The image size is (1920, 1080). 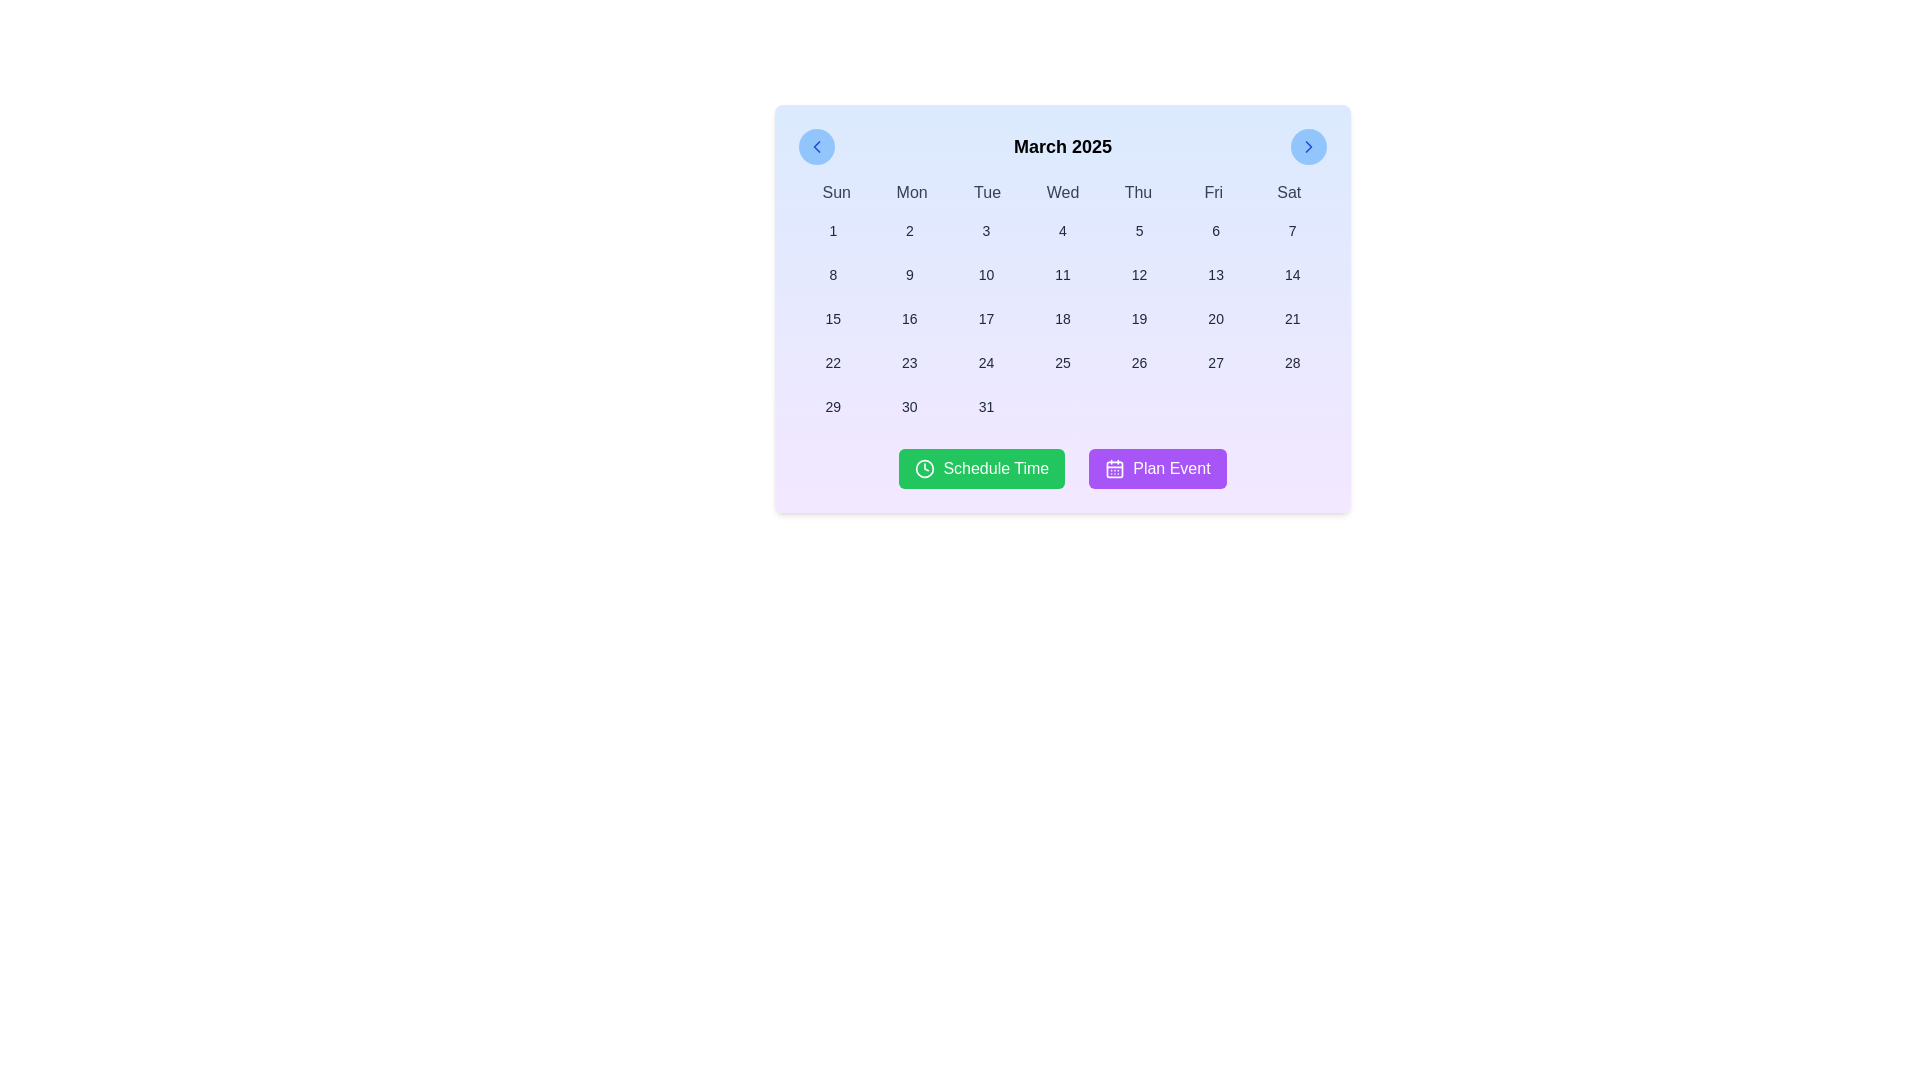 I want to click on the static text label displaying 'Sat' which is the last item in a horizontal arrangement of day names within the calendar component, so click(x=1289, y=192).